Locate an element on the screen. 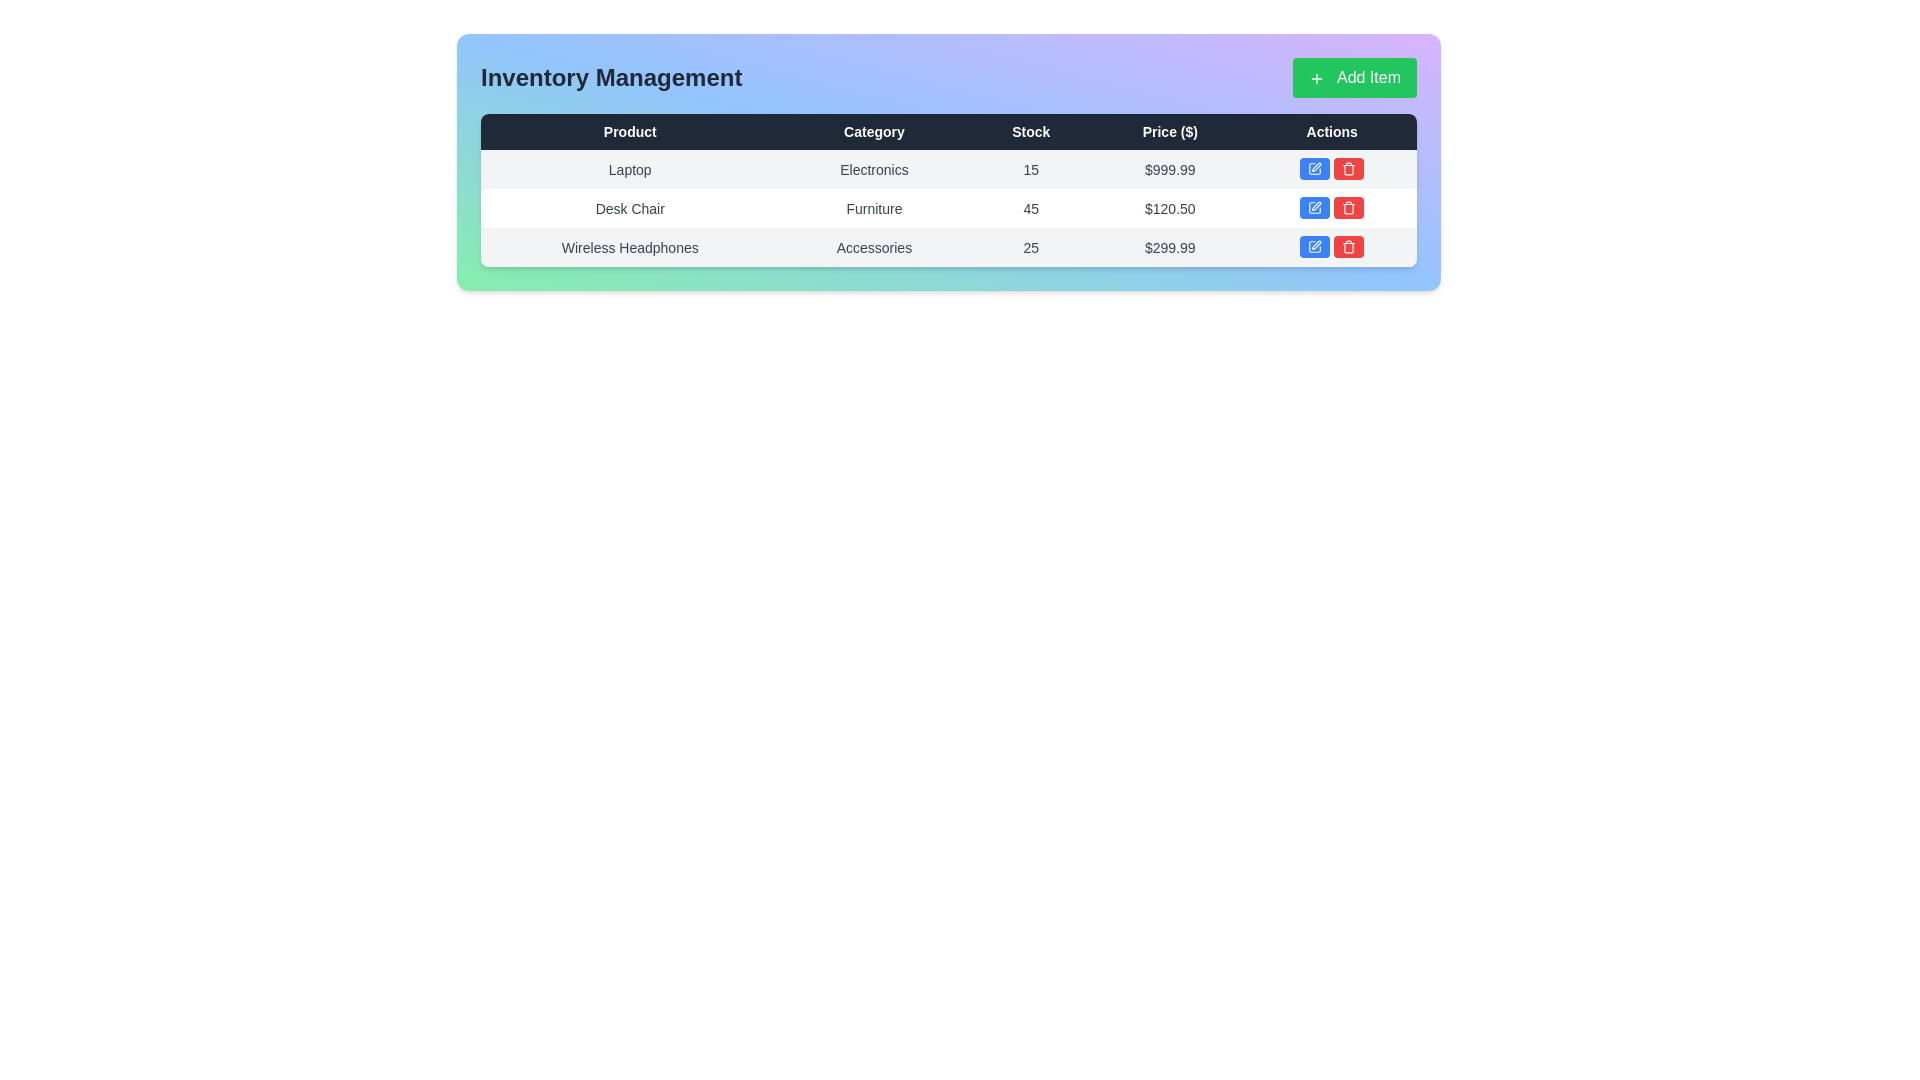 The width and height of the screenshot is (1920, 1080). the trash can icon in the 'Actions' column of the table, associated with the item 'Wireless Headphones' is located at coordinates (1349, 247).